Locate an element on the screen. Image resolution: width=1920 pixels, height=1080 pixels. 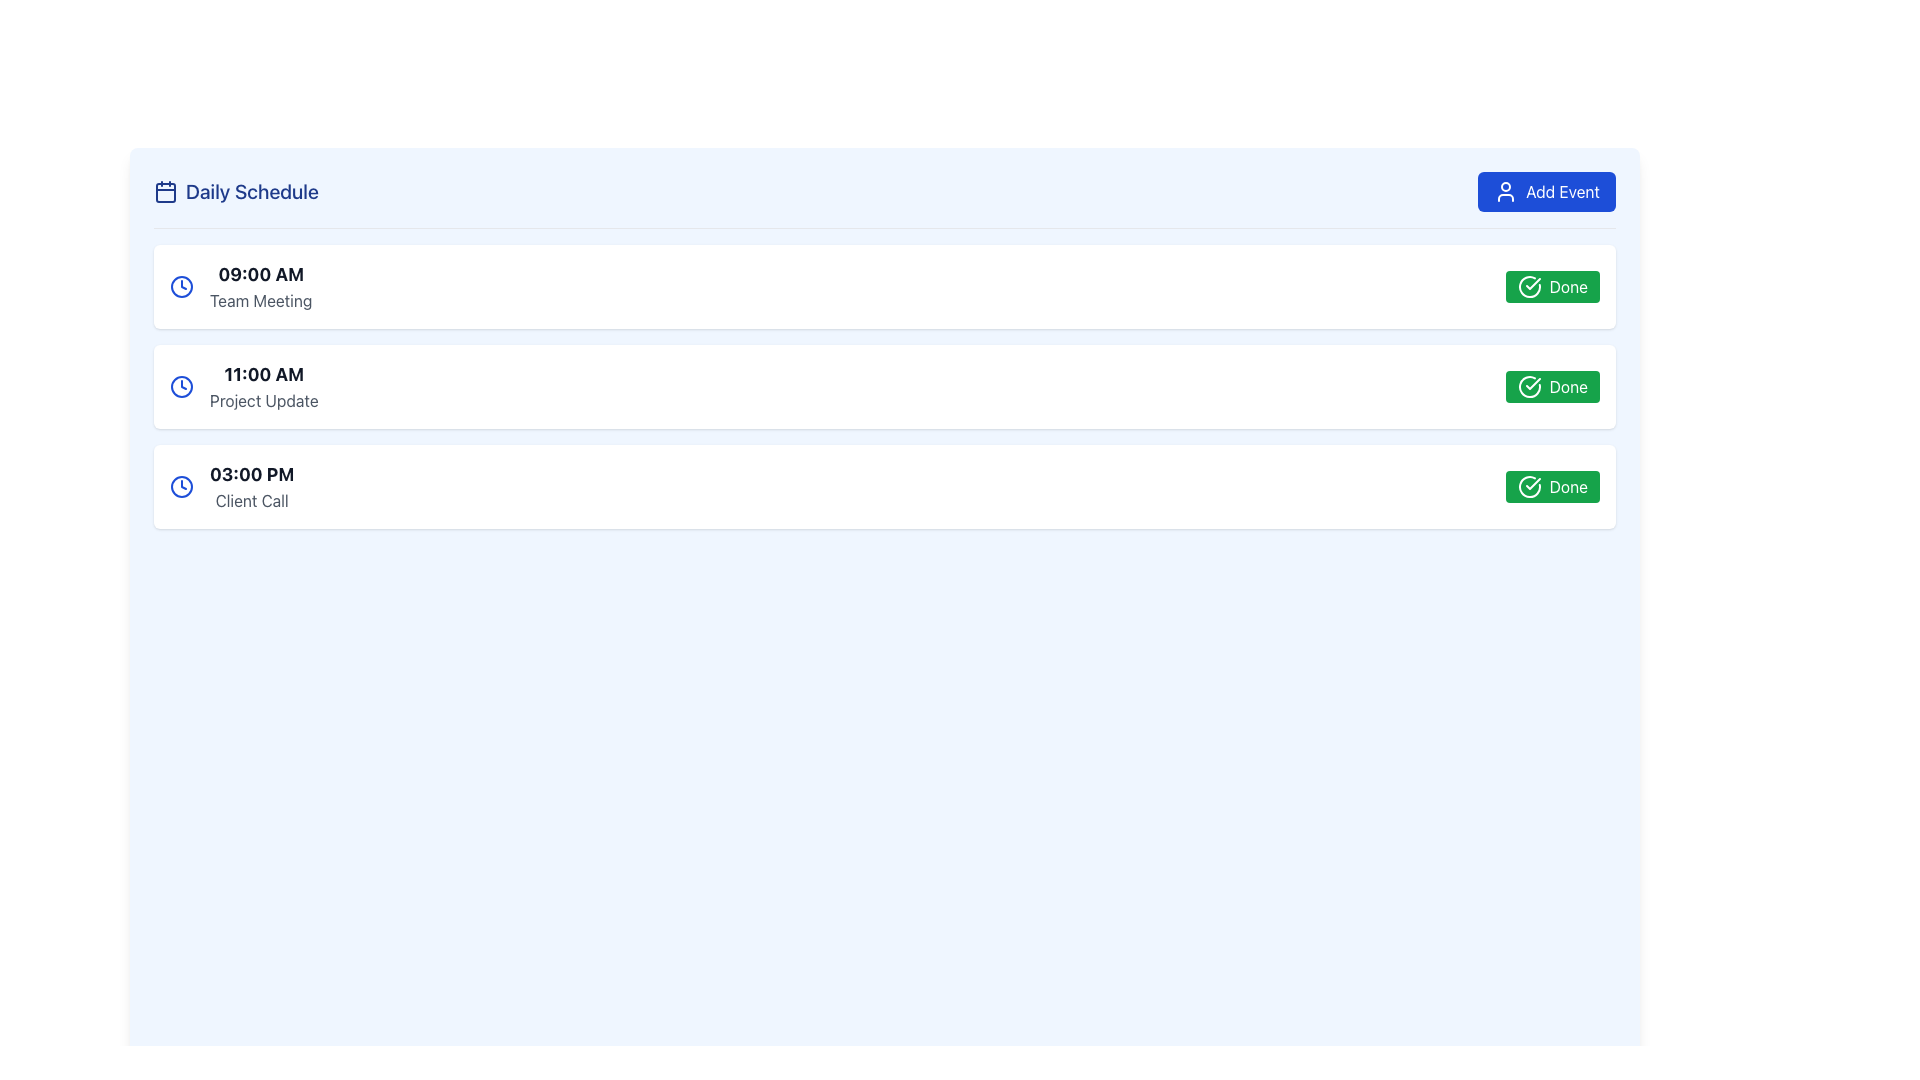
displayed information from the text block showing '03:00 PM' and 'Client Call', which is the third entry in the schedule list is located at coordinates (232, 486).